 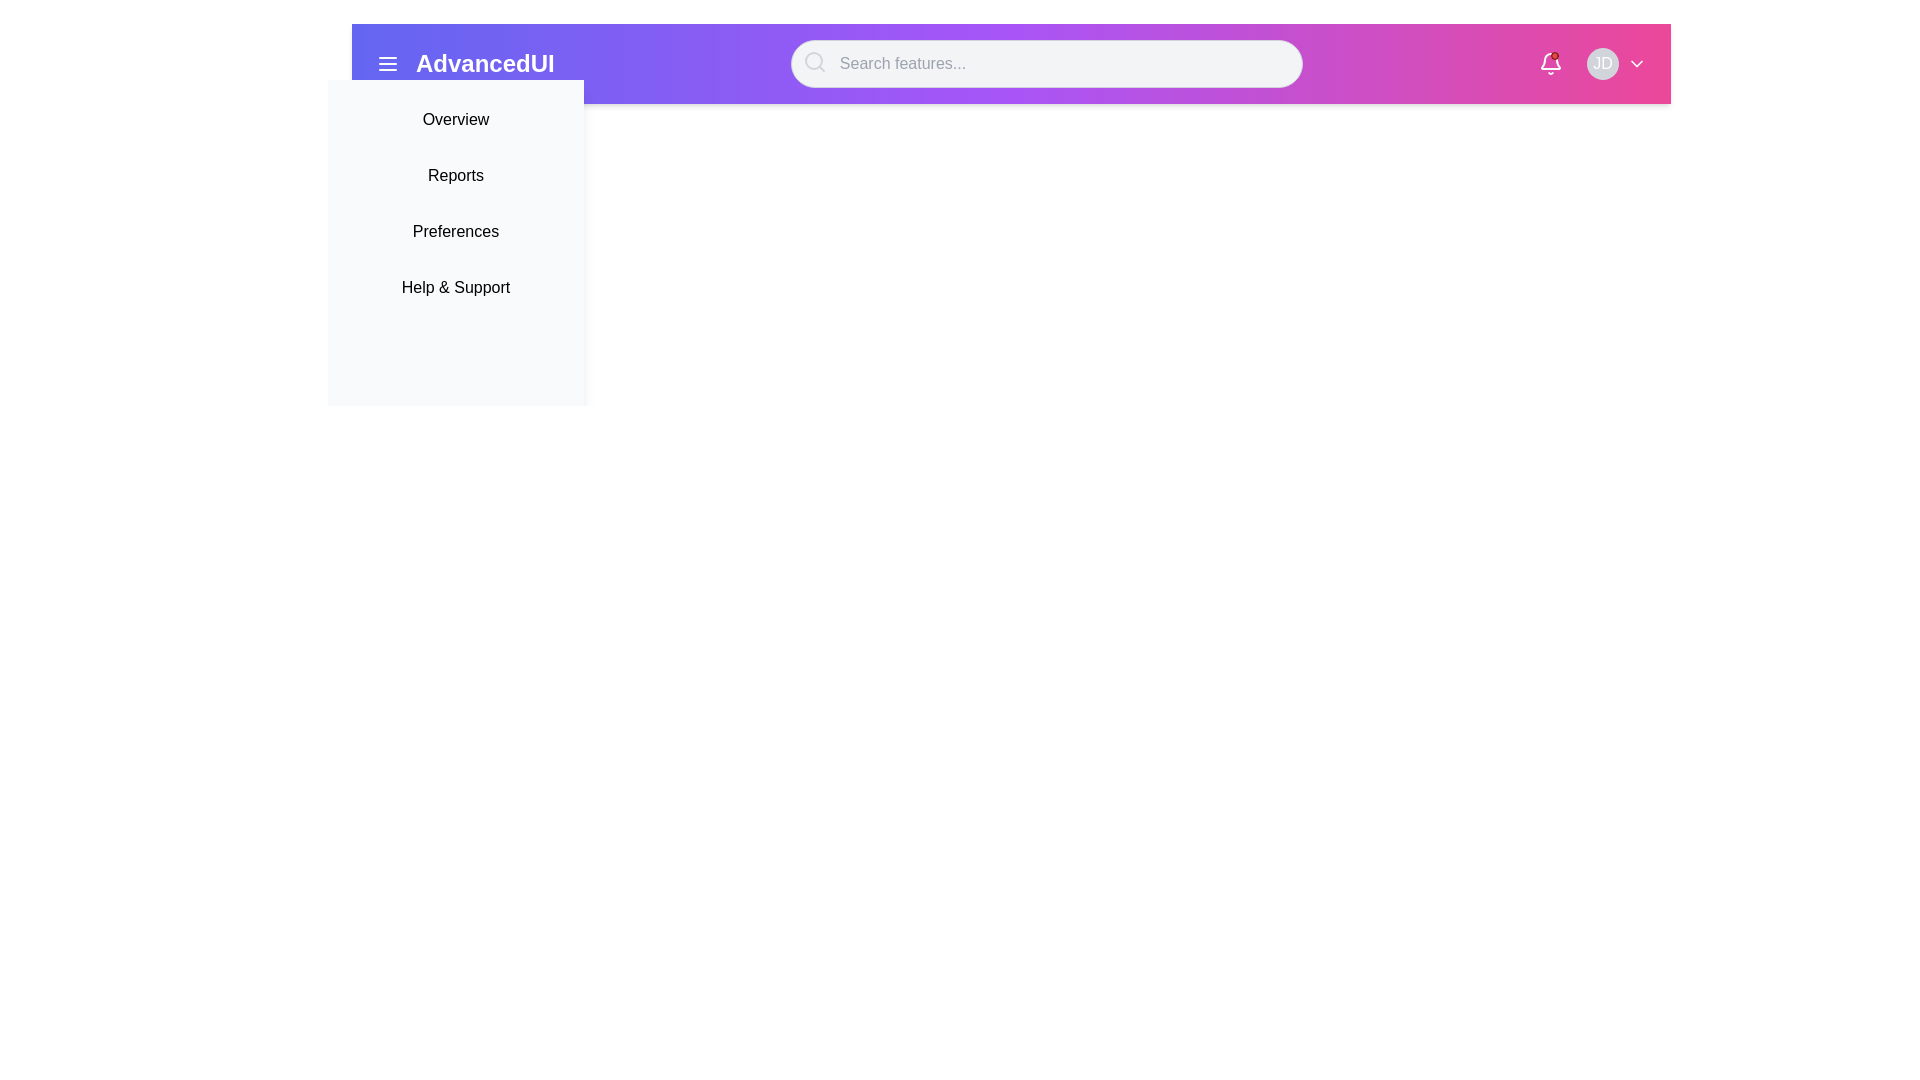 I want to click on the 'Preferences' button, which is the third item in a vertical list of menu items in the drop-down menu, positioned below 'Reports' and above 'Help & Support', so click(x=455, y=230).